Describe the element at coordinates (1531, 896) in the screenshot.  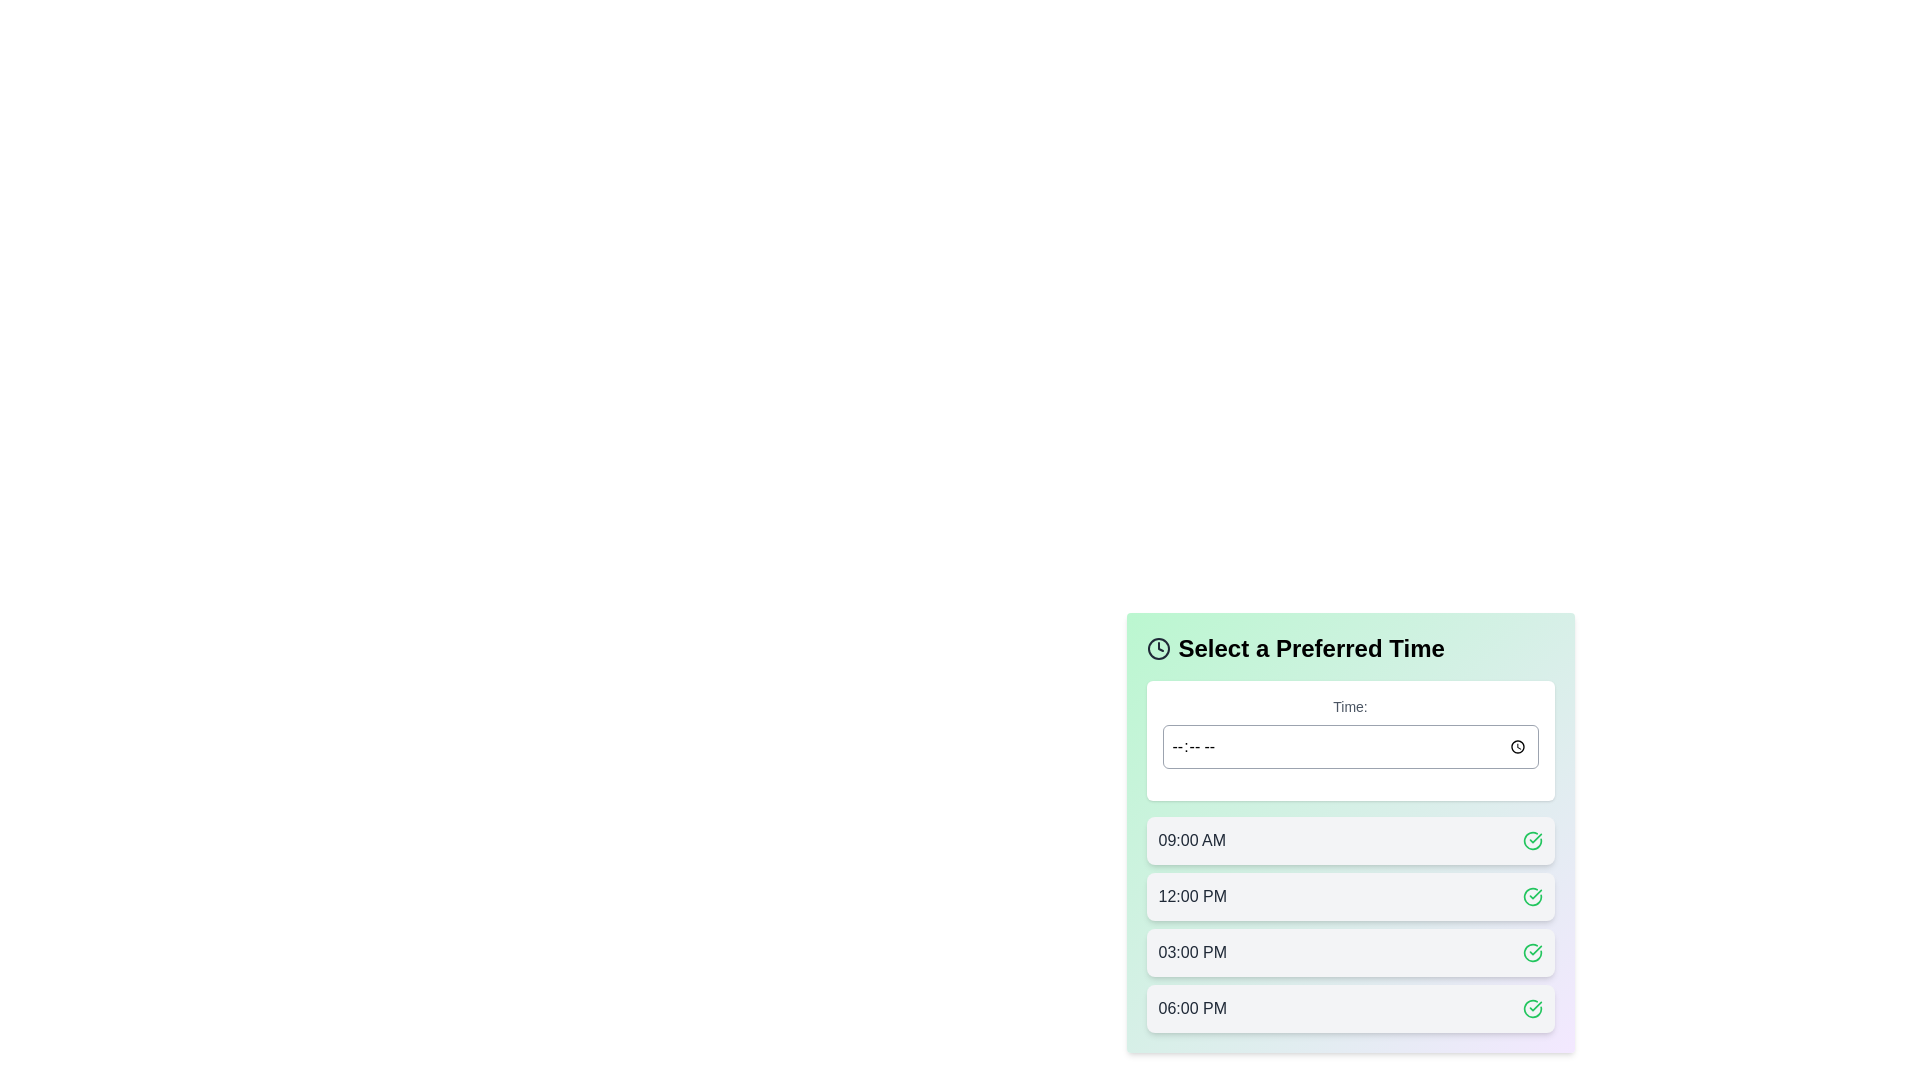
I see `the status icon located at the right side of the row labeled '12:00 PM'` at that location.